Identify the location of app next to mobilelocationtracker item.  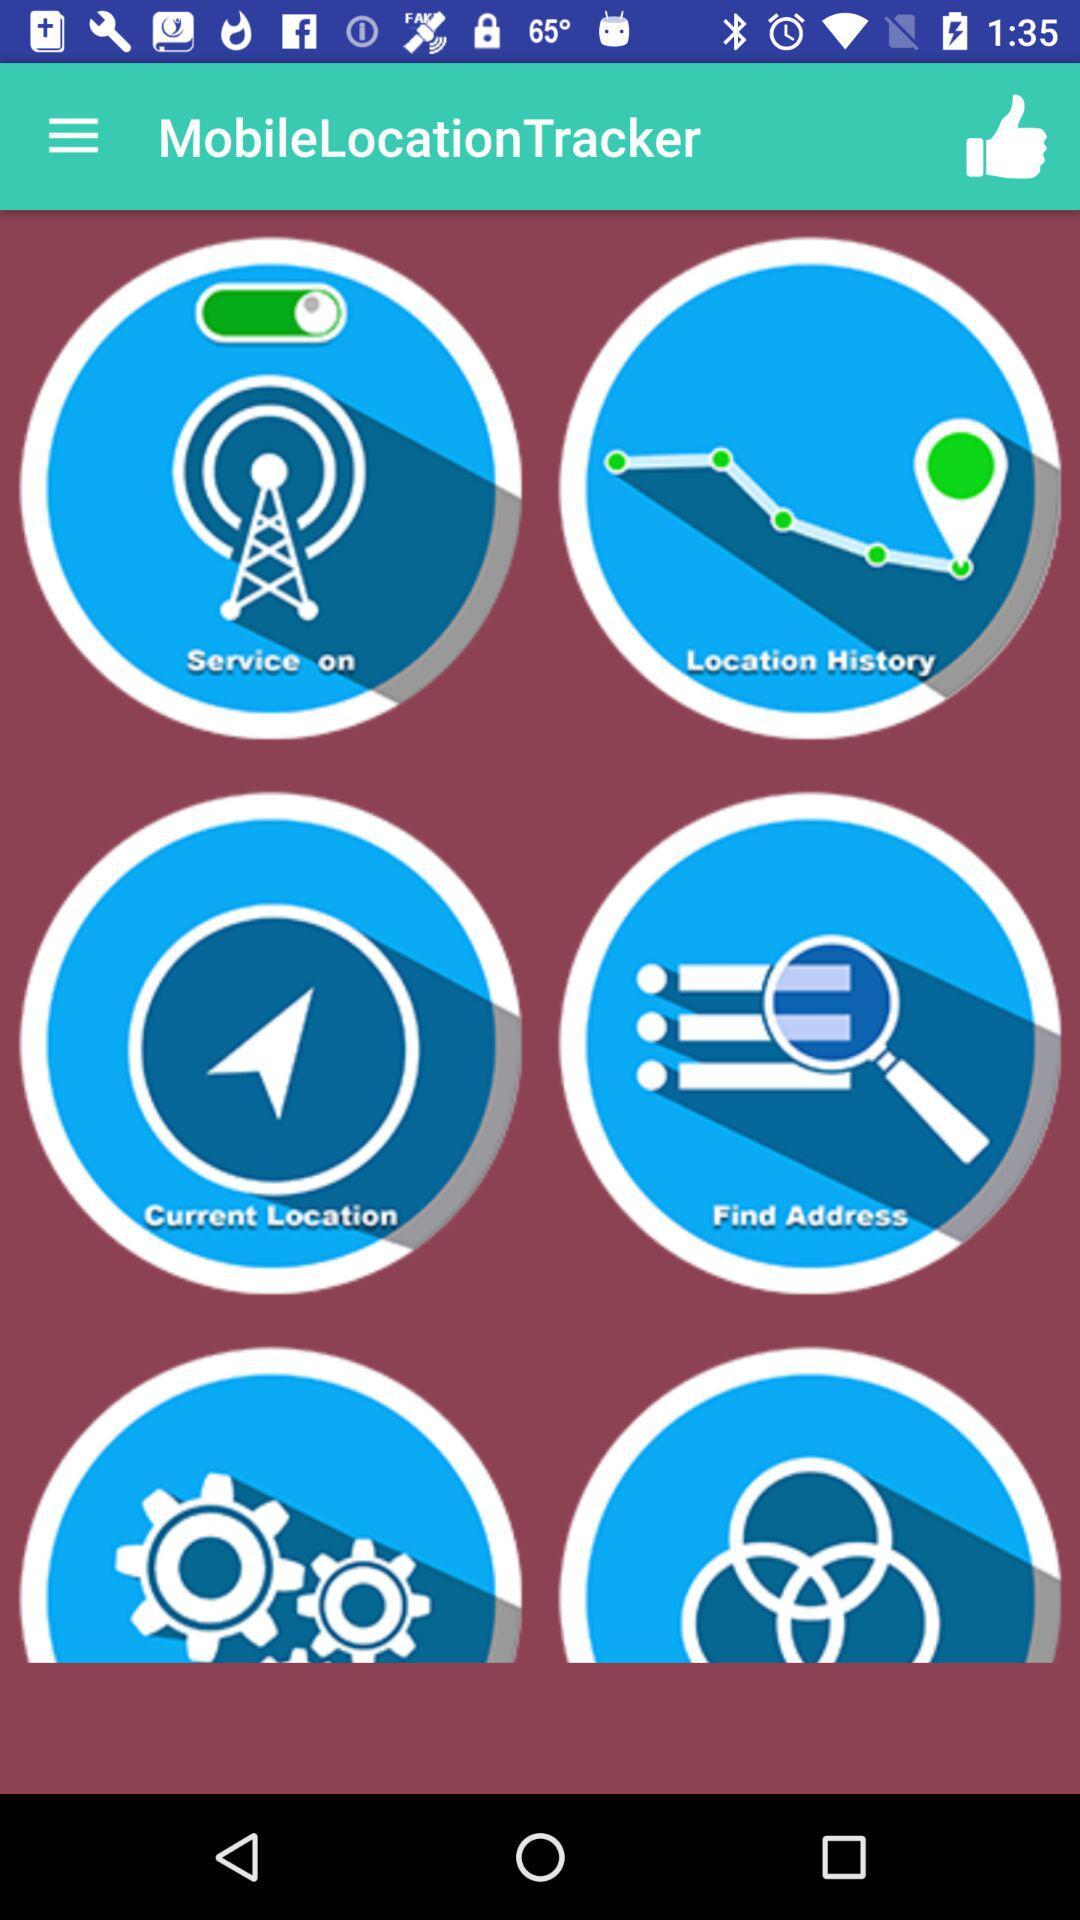
(1006, 135).